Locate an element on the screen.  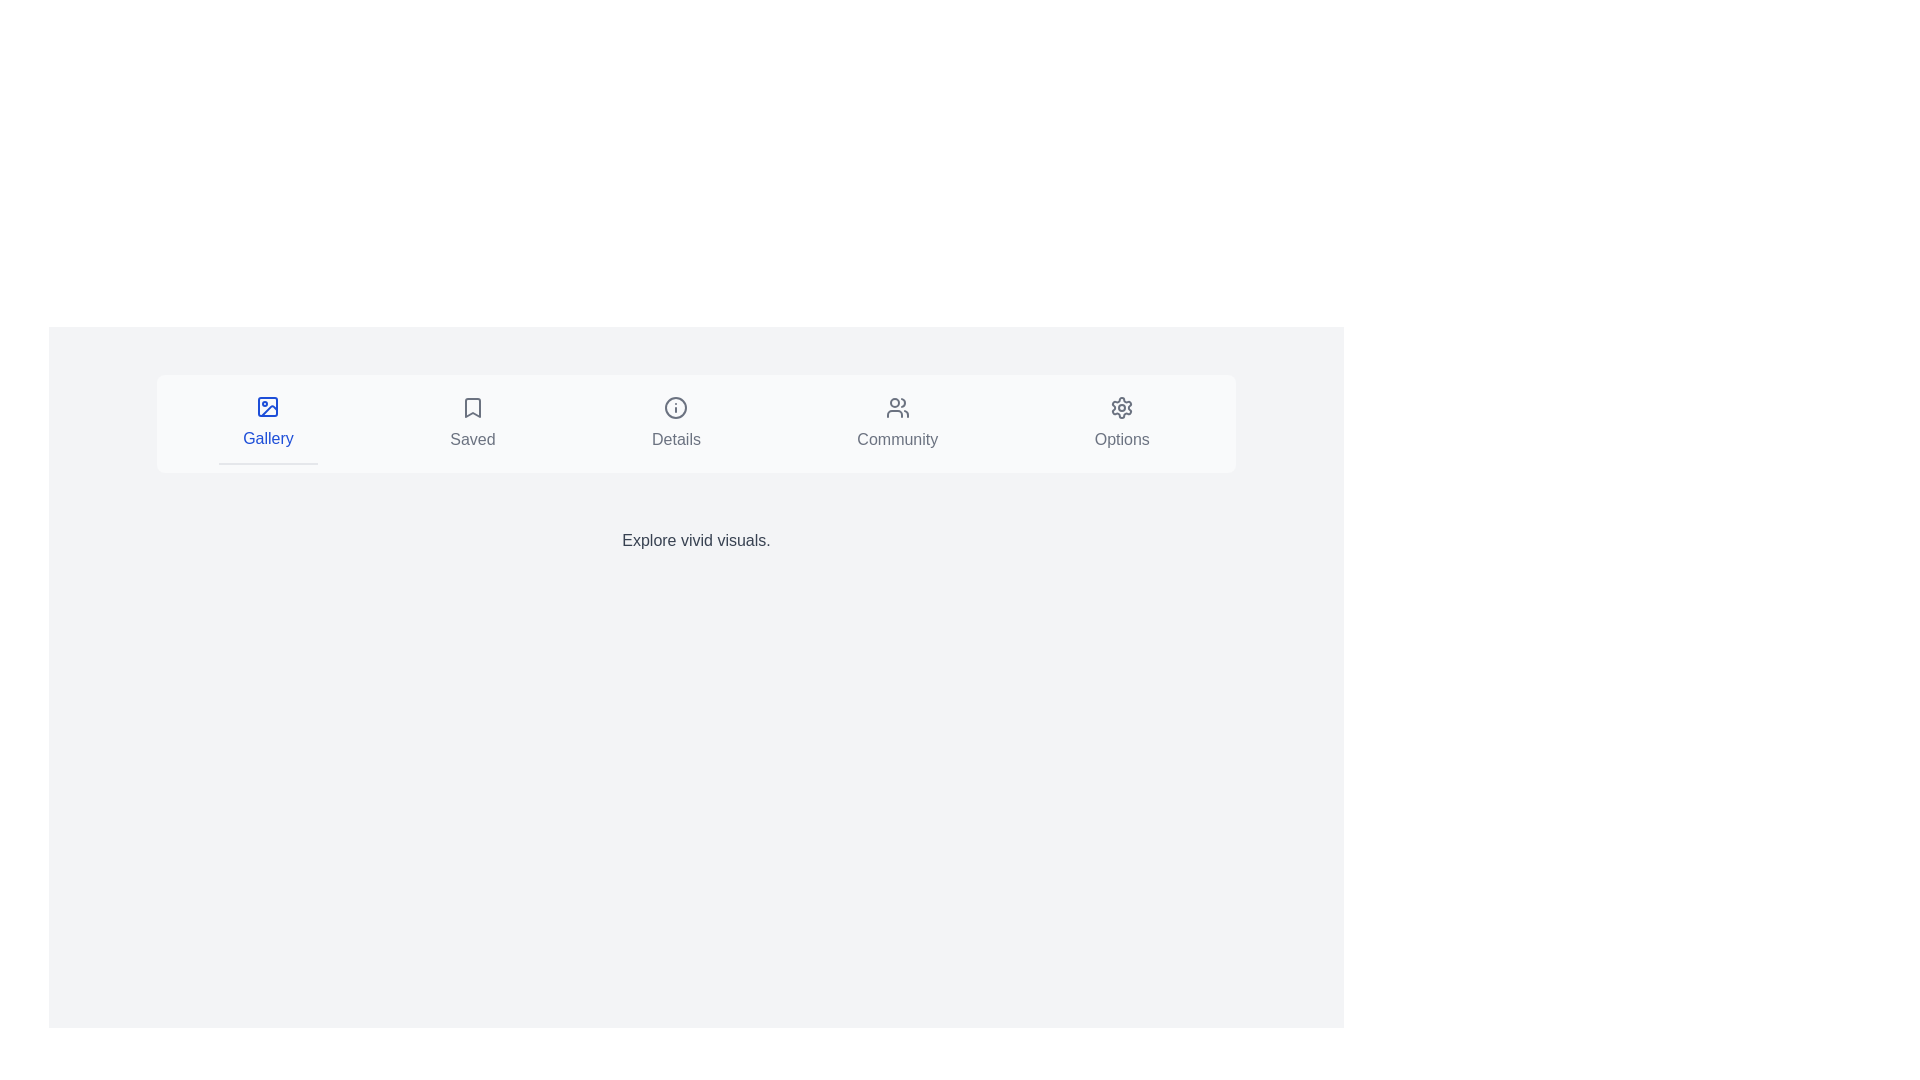
the tab labeled 'Community' to navigate to its content is located at coordinates (896, 423).